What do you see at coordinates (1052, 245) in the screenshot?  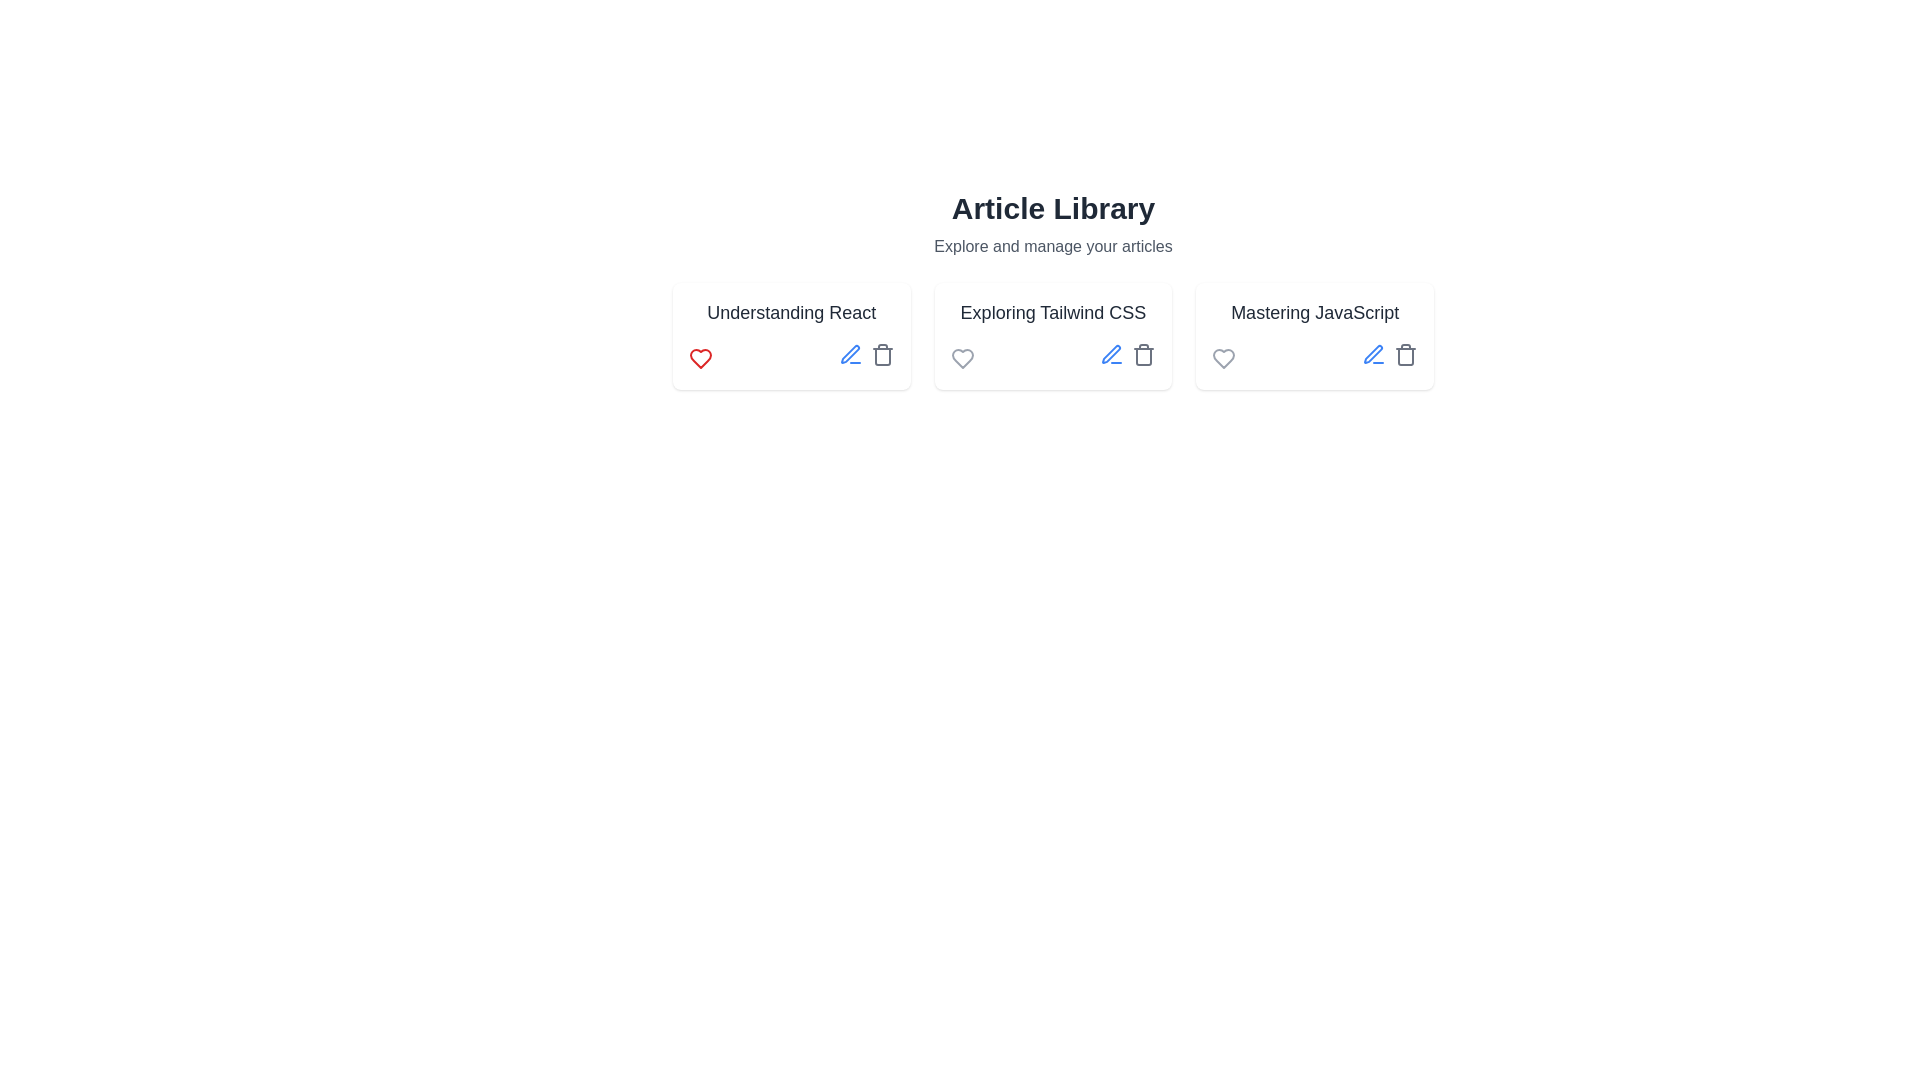 I see `the text element that reads 'Explore and manage your articles', which is styled in light gray and positioned below the 'Article Library' title` at bounding box center [1052, 245].